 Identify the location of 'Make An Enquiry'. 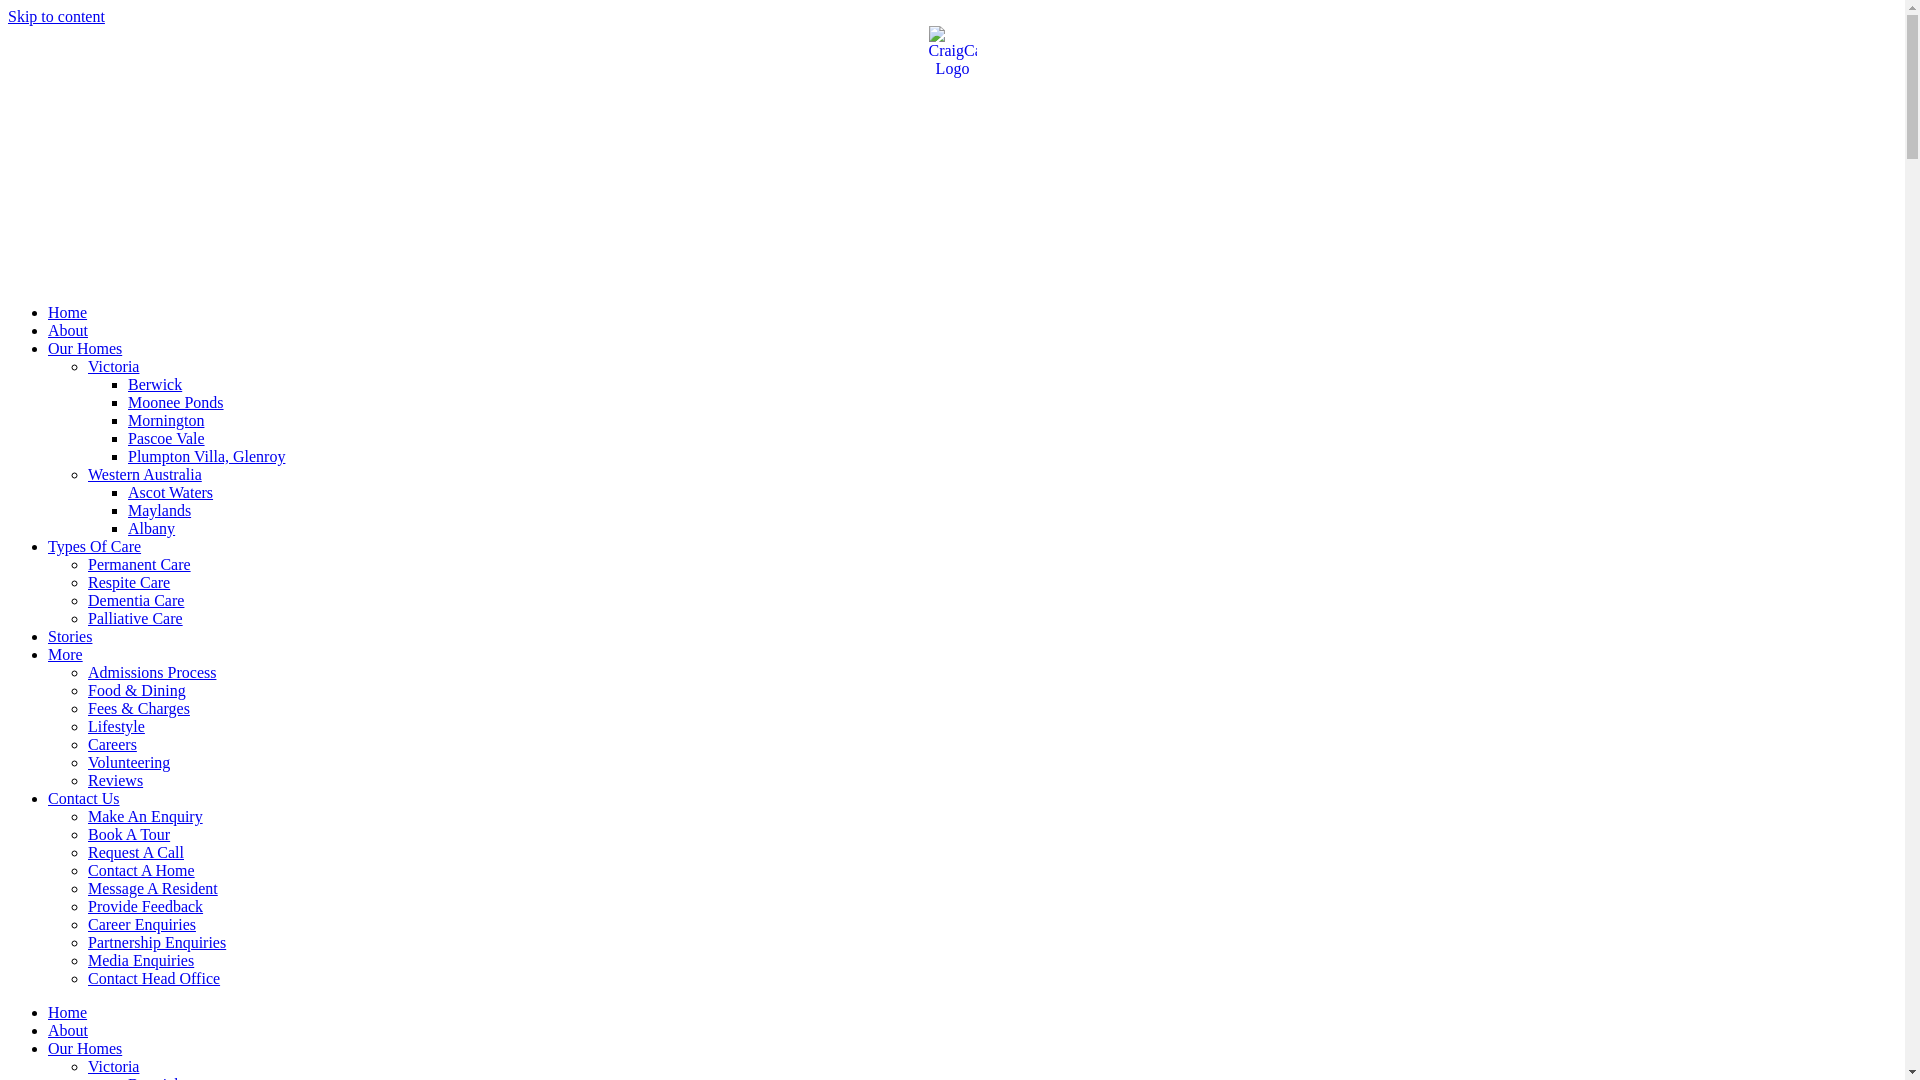
(86, 816).